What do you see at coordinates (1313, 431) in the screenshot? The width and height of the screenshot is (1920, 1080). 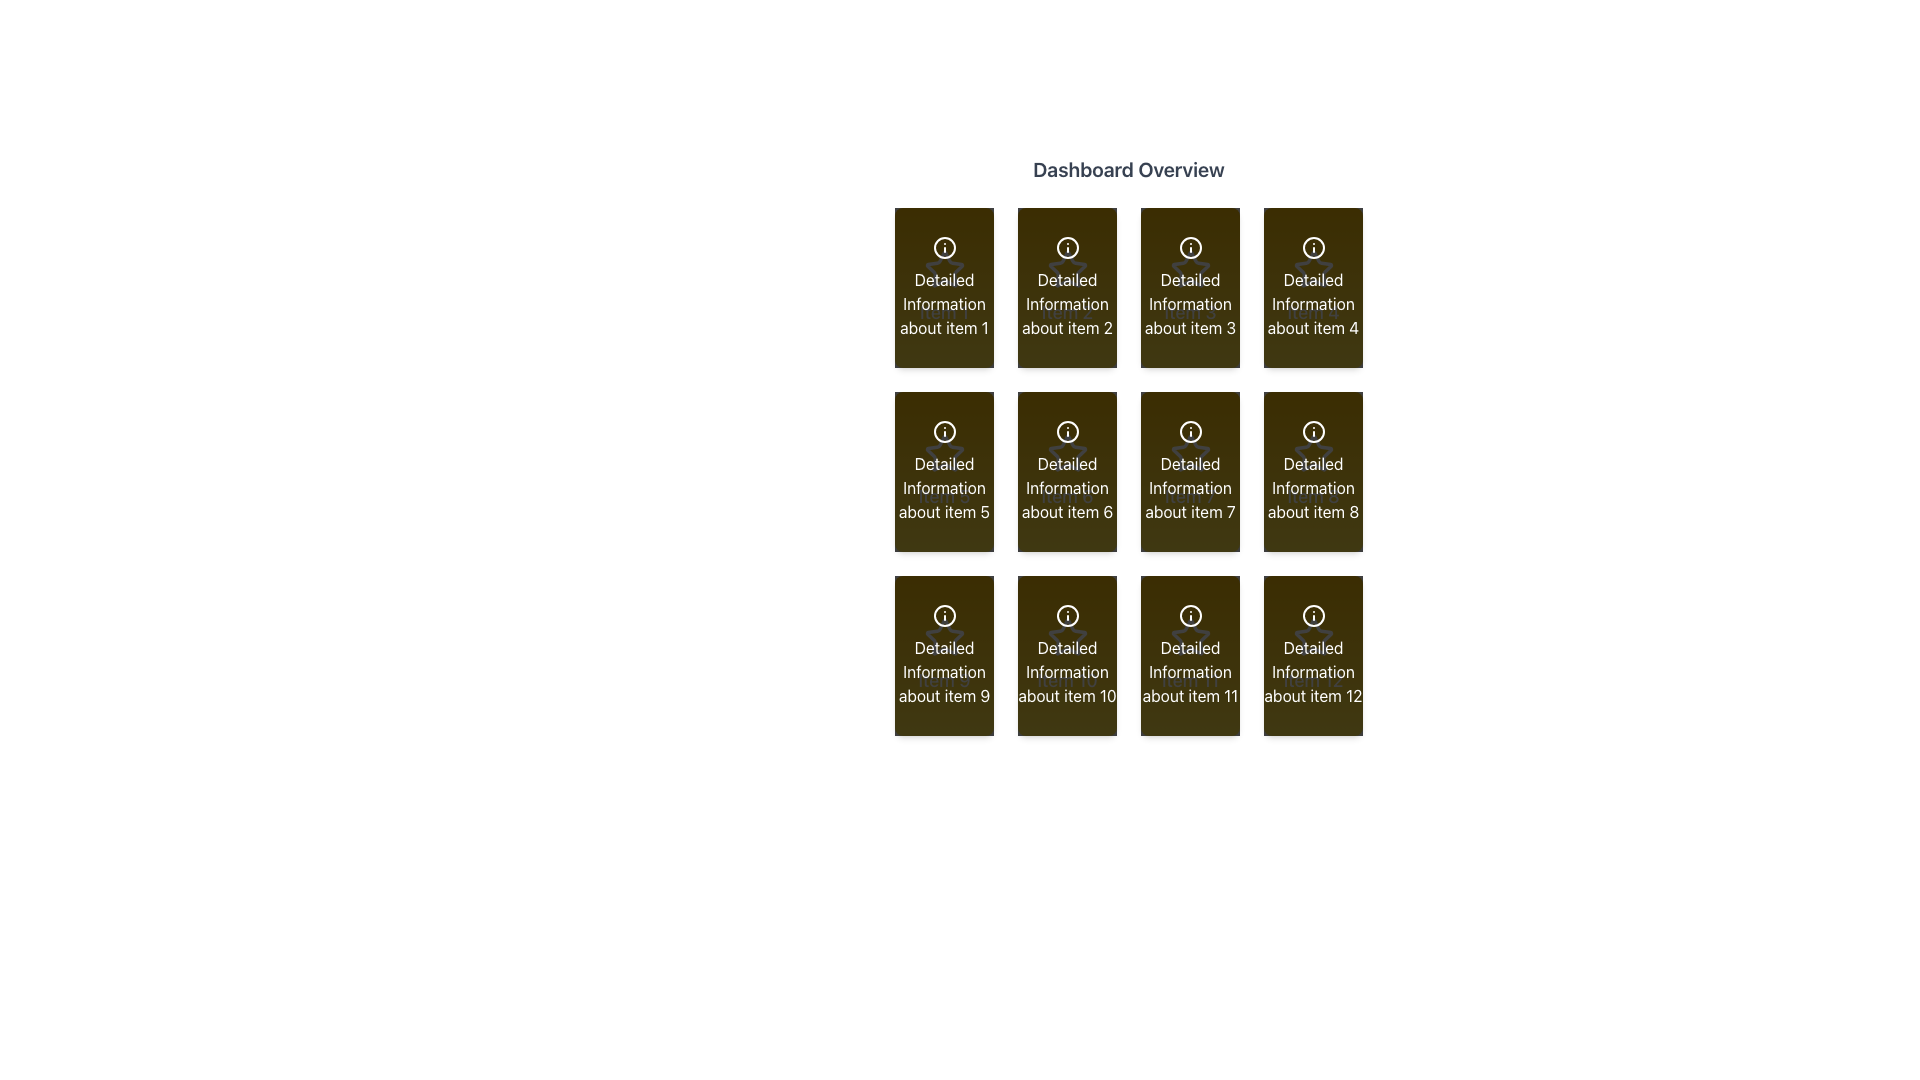 I see `the circular boundary of the information icon representing detailed information about 'item 8'` at bounding box center [1313, 431].